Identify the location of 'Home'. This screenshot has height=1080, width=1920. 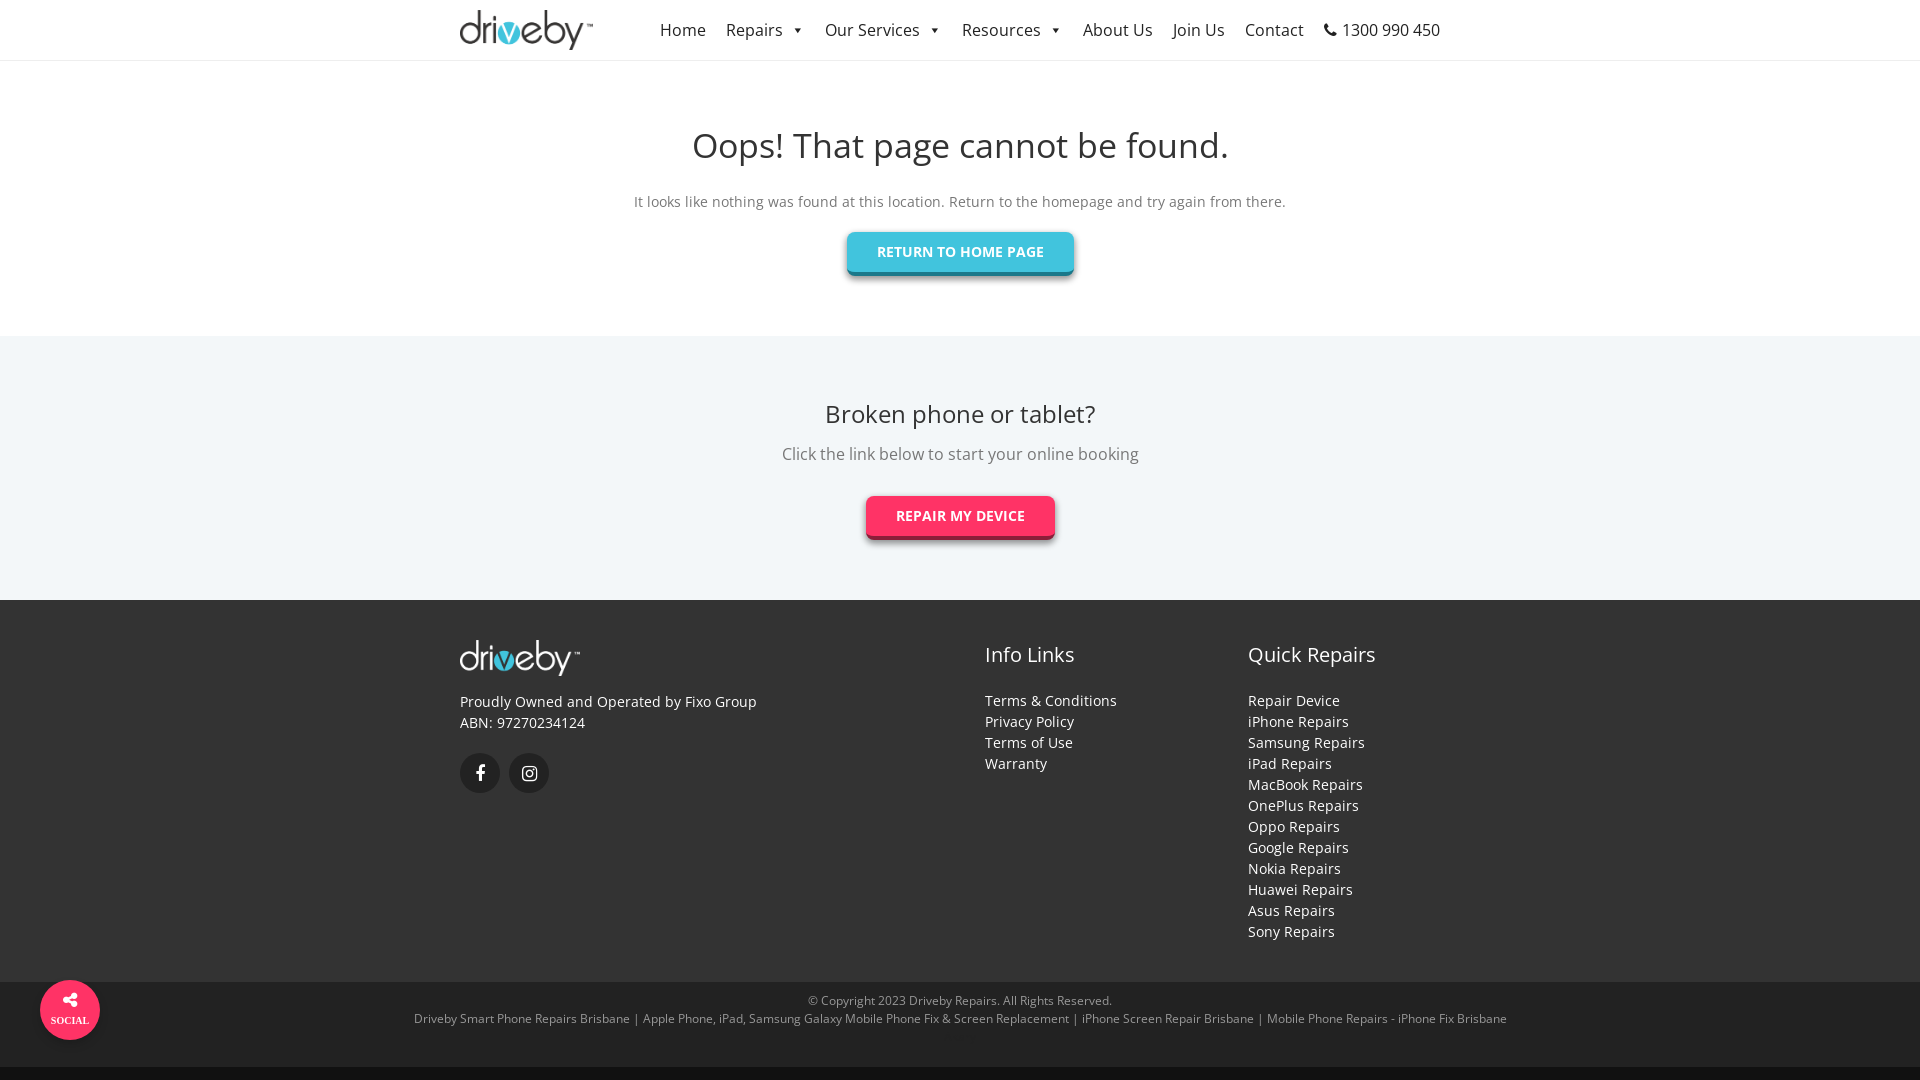
(649, 30).